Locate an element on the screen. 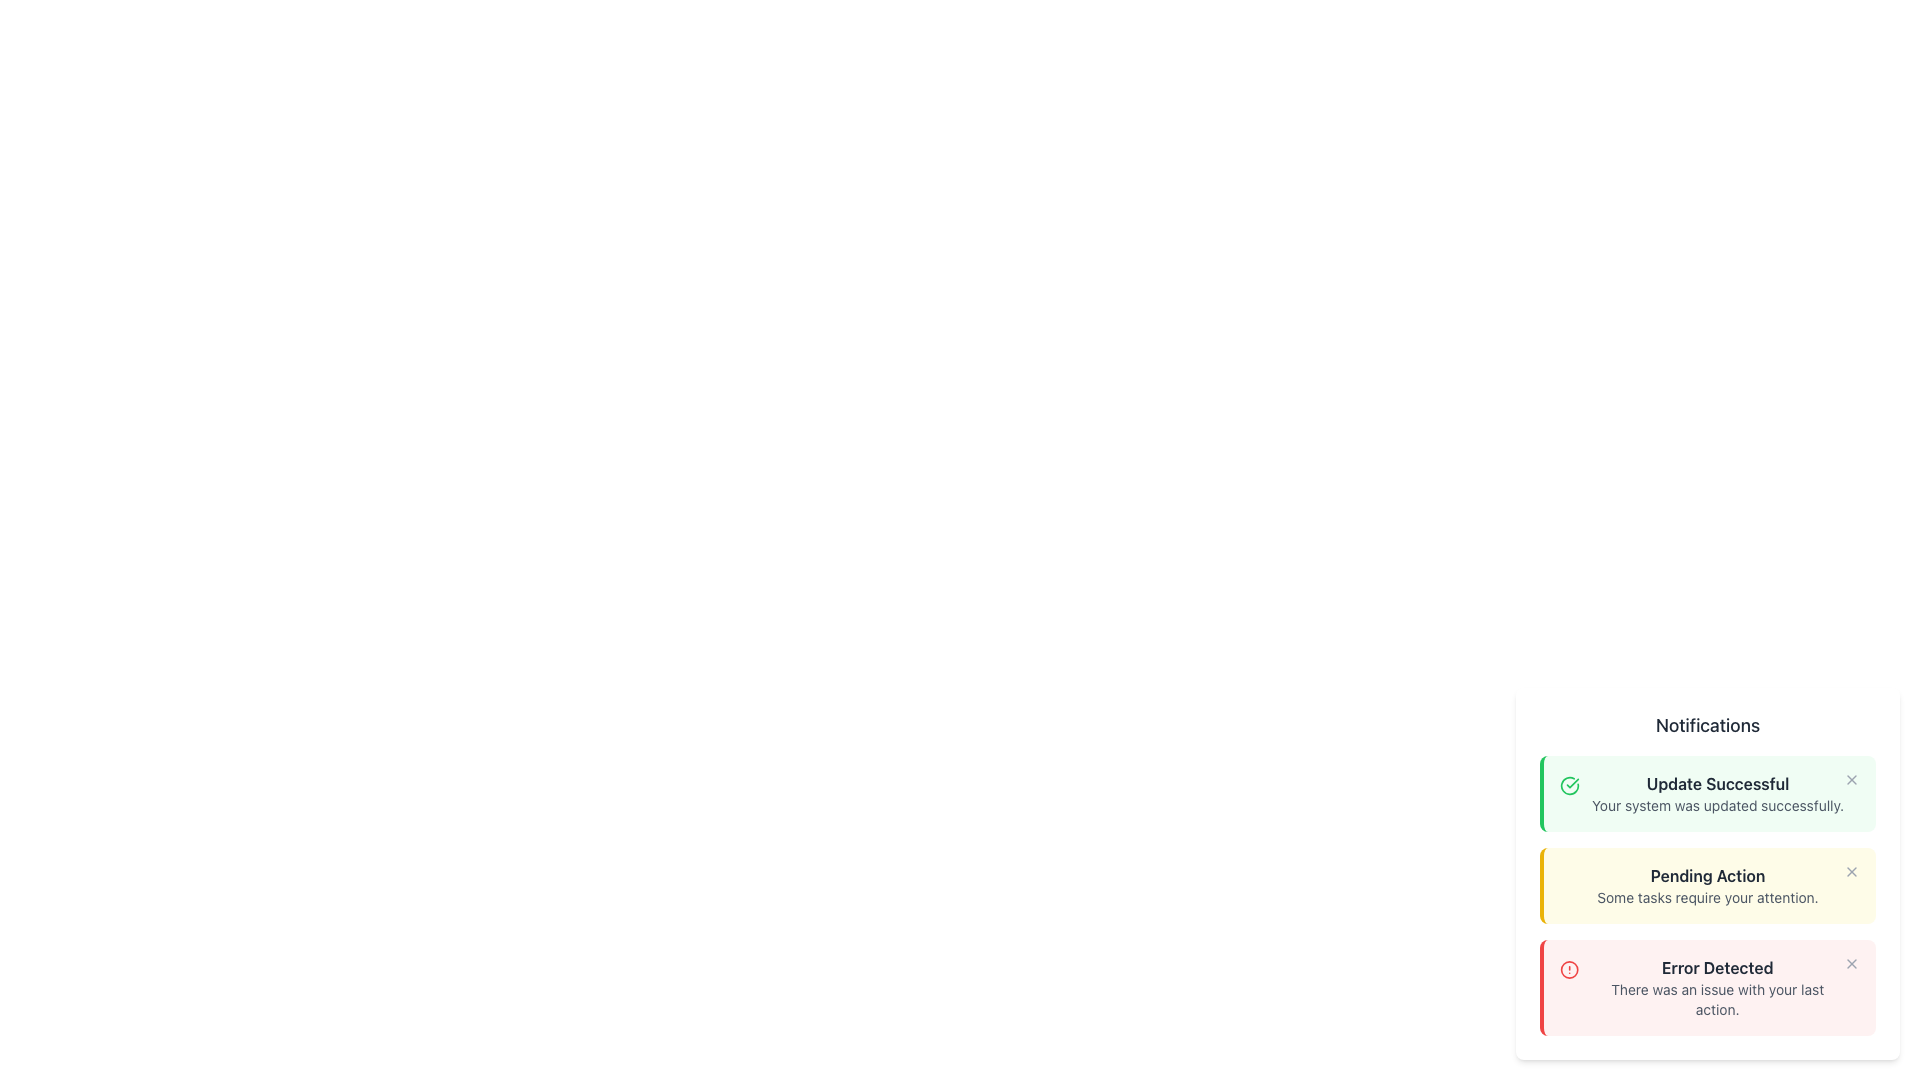  the 'Notifications' text label, which is a bold, large dark gray heading at the top of the notification panel is located at coordinates (1707, 725).